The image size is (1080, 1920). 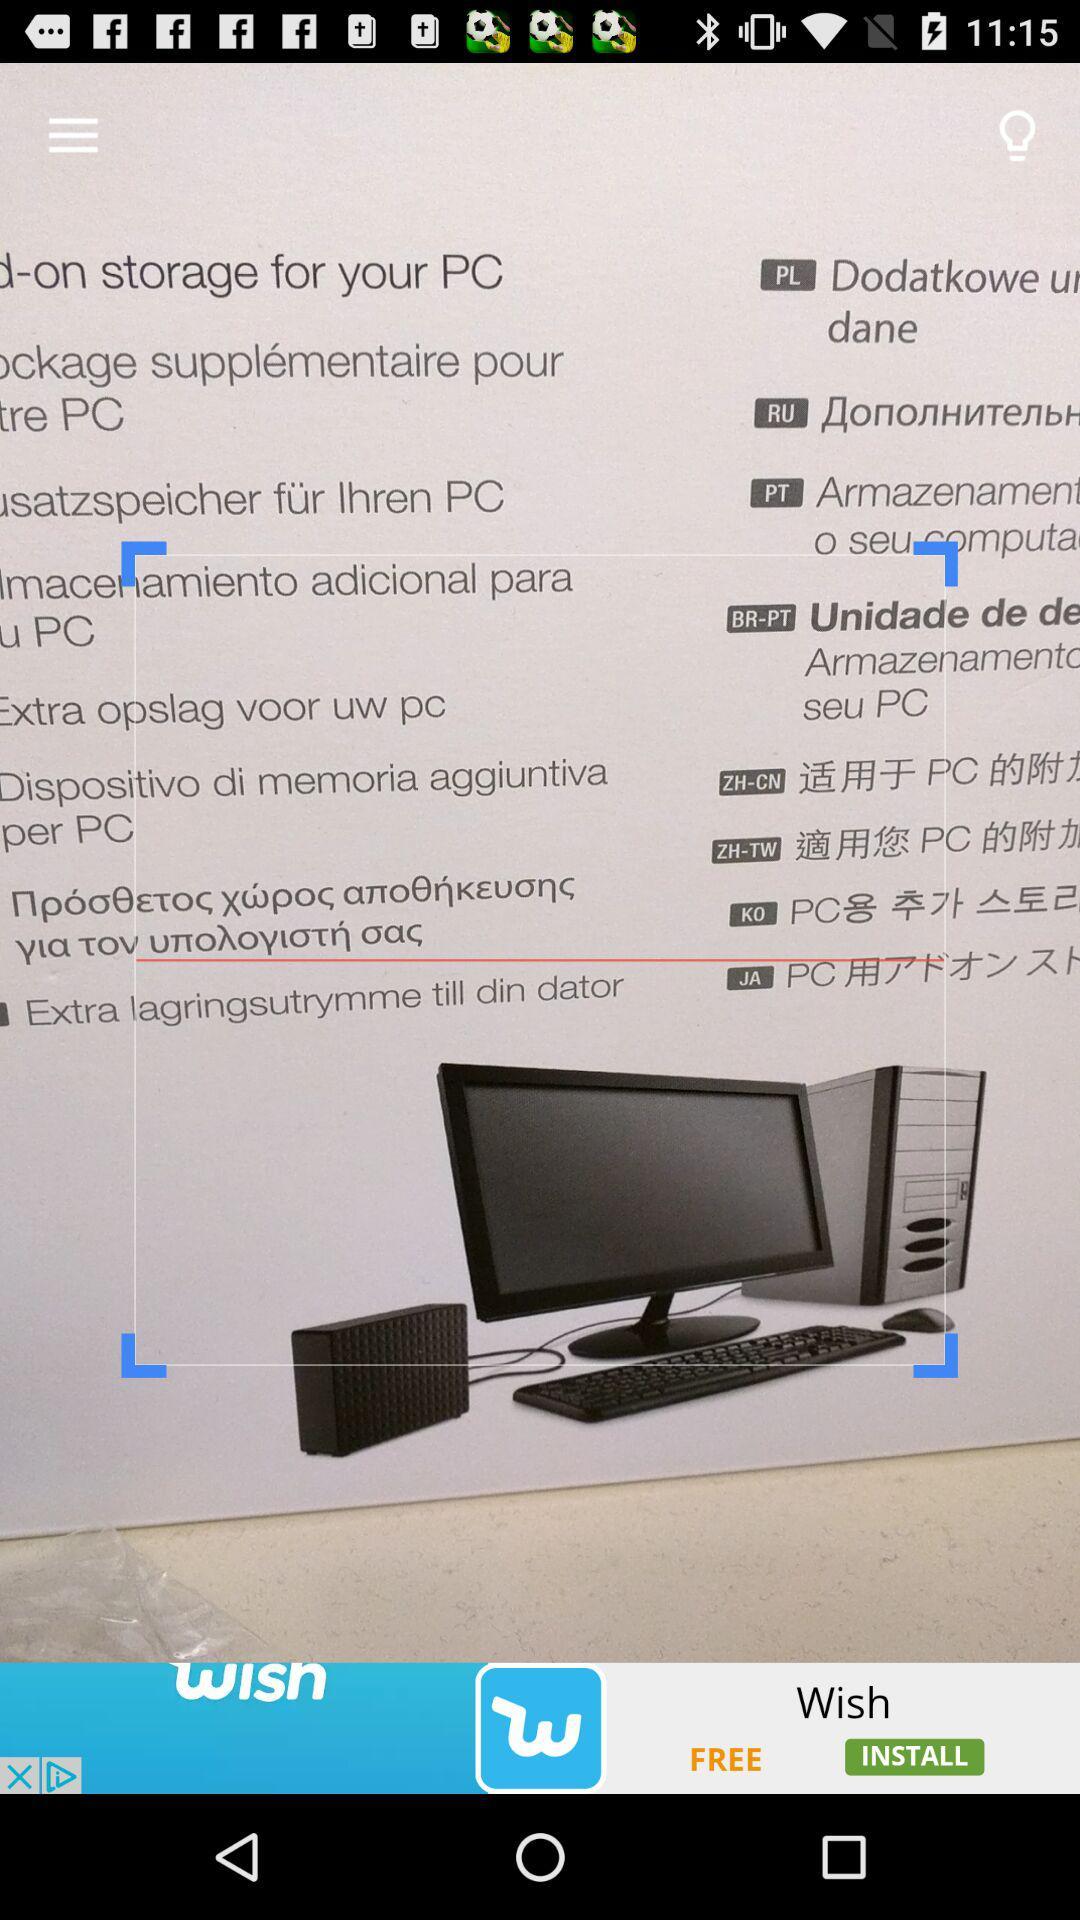 What do you see at coordinates (540, 1727) in the screenshot?
I see `advertisement banner` at bounding box center [540, 1727].